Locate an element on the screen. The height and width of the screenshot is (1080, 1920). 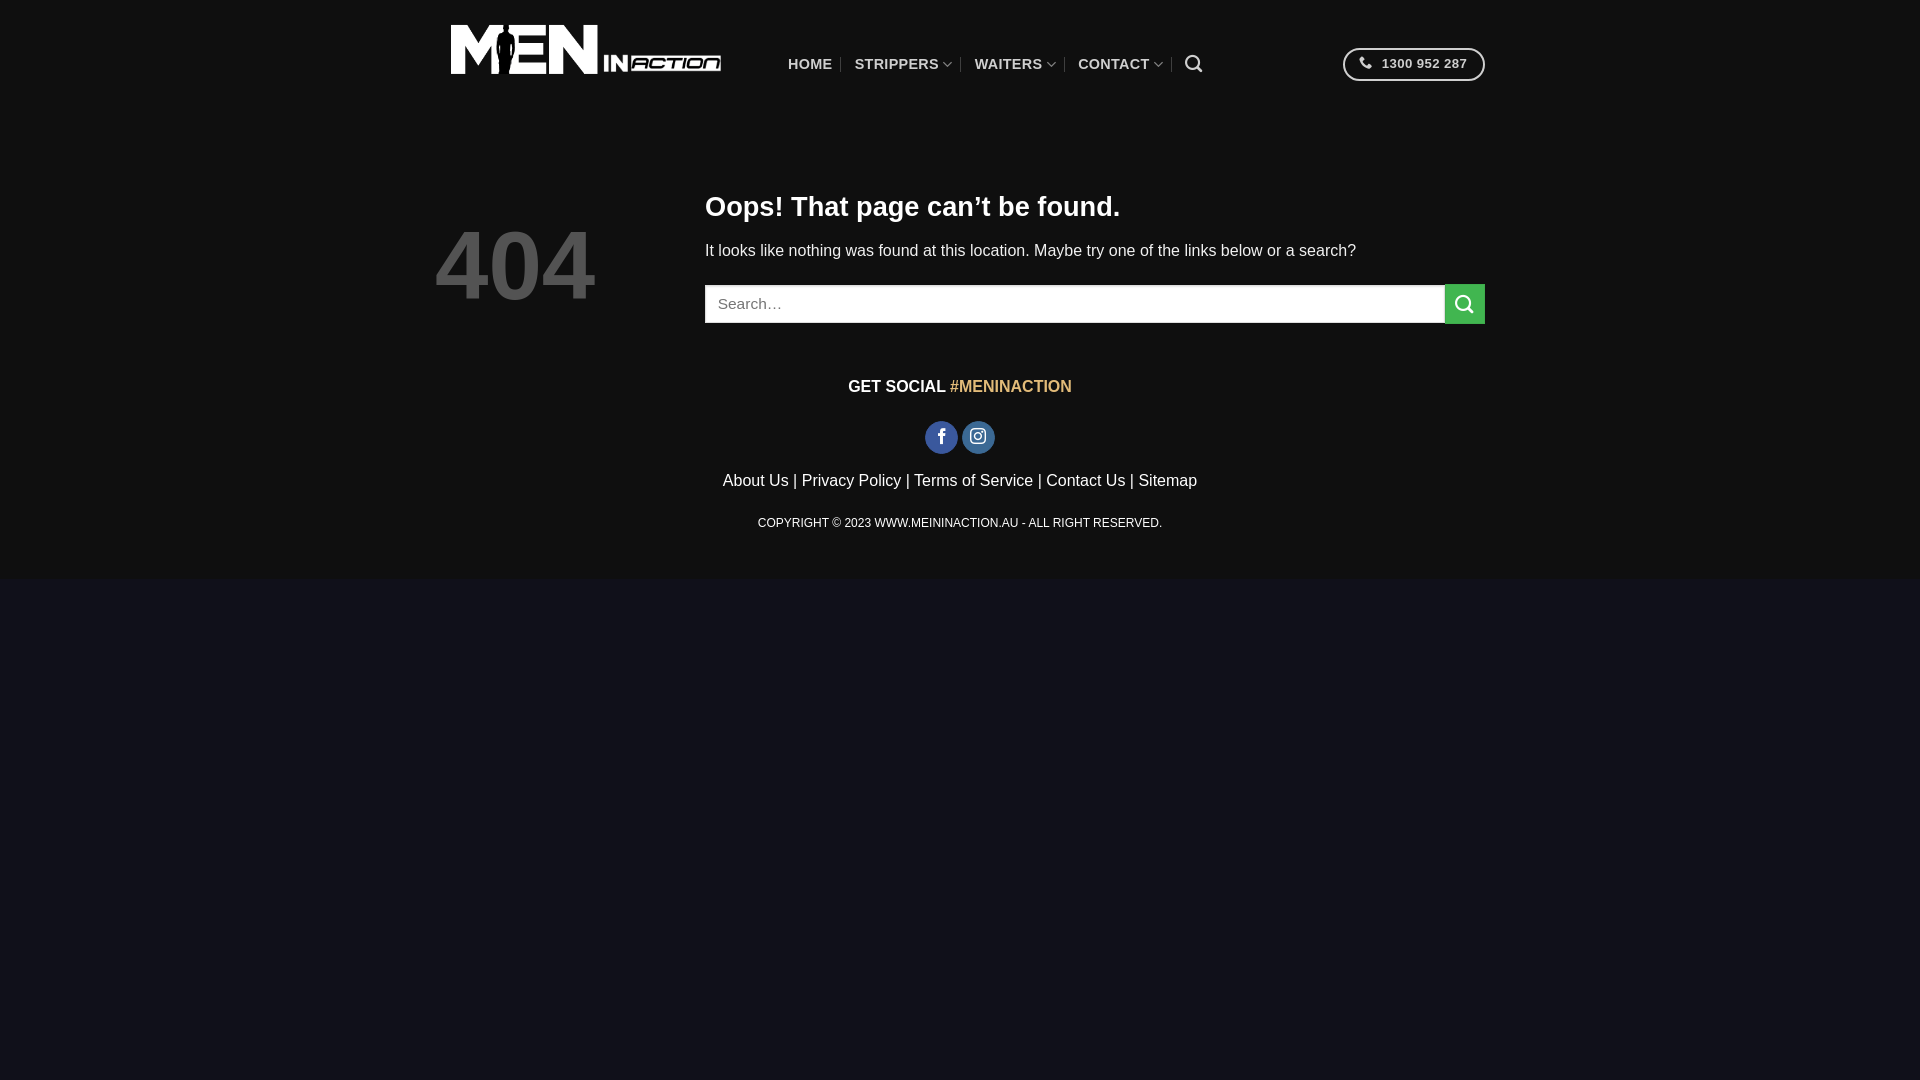
'About Us' is located at coordinates (755, 480).